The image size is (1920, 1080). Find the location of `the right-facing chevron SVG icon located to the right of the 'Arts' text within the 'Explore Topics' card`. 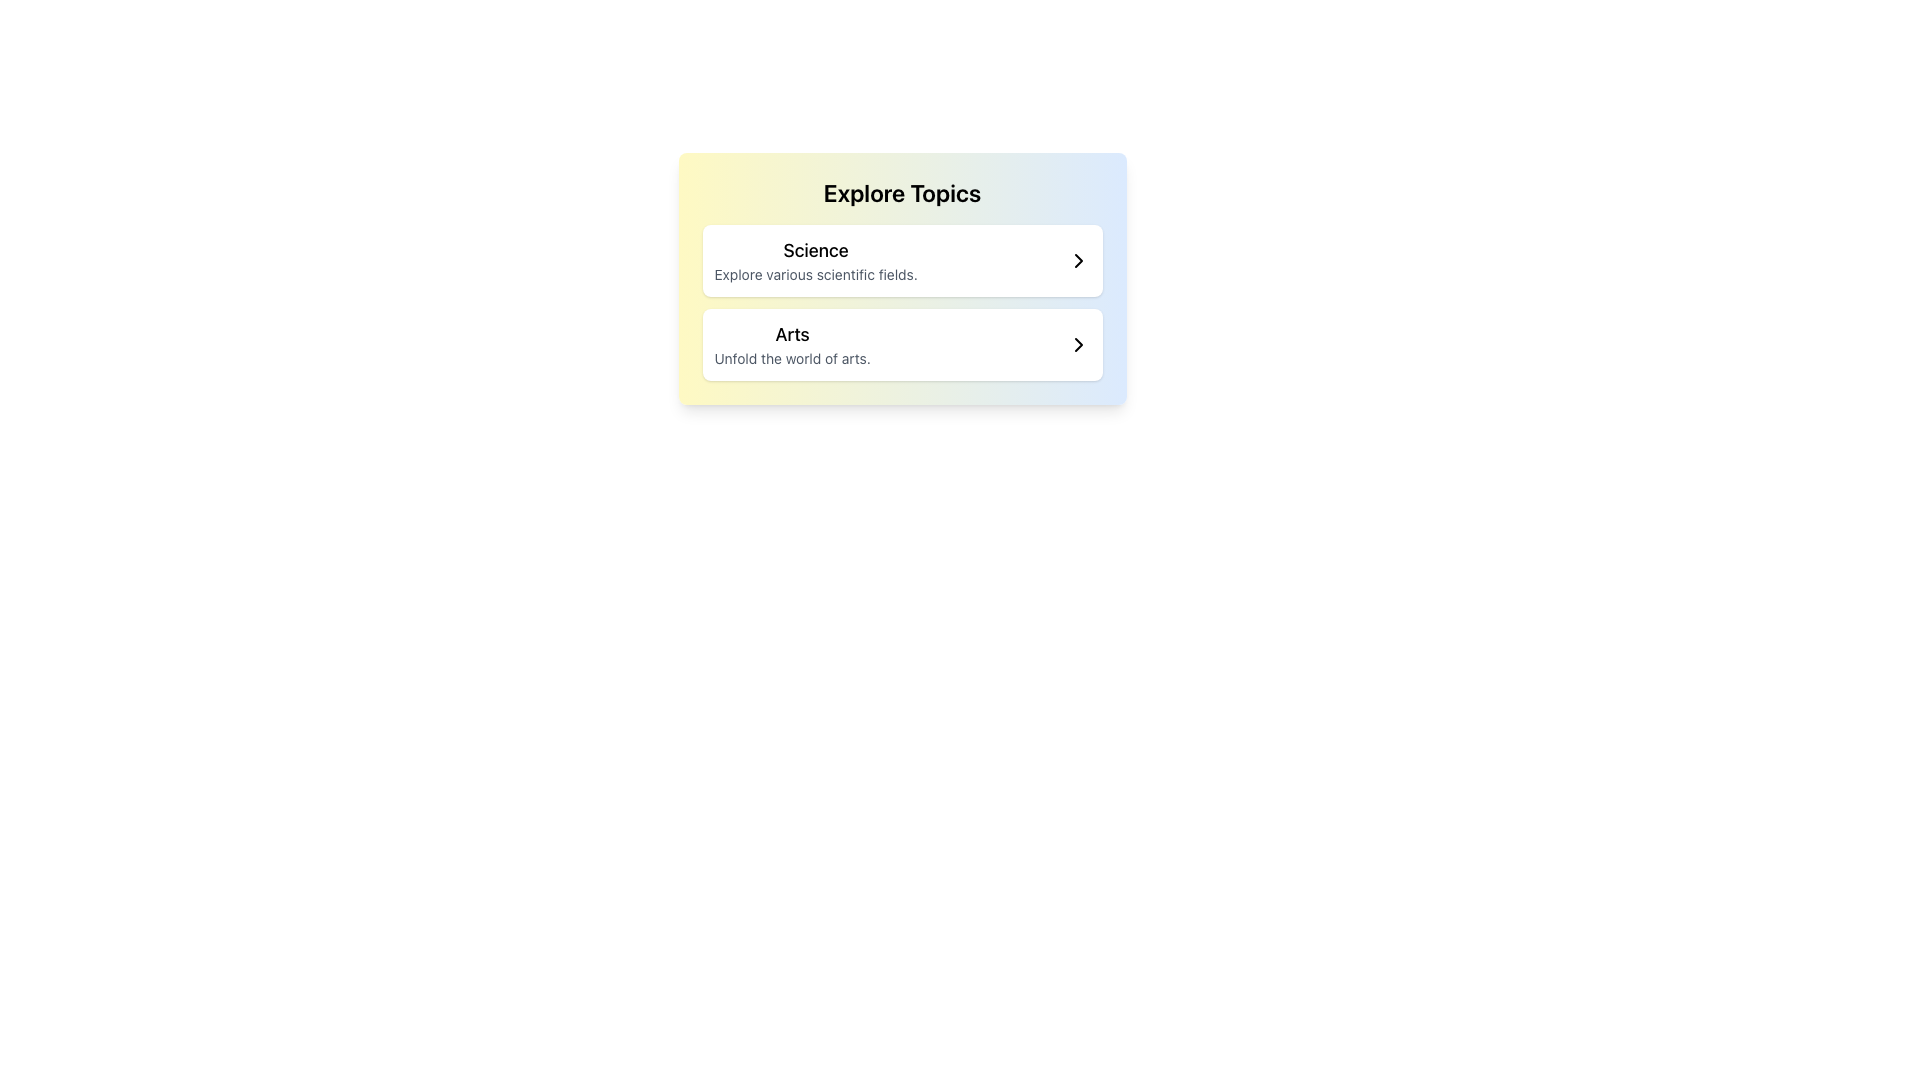

the right-facing chevron SVG icon located to the right of the 'Arts' text within the 'Explore Topics' card is located at coordinates (1077, 343).